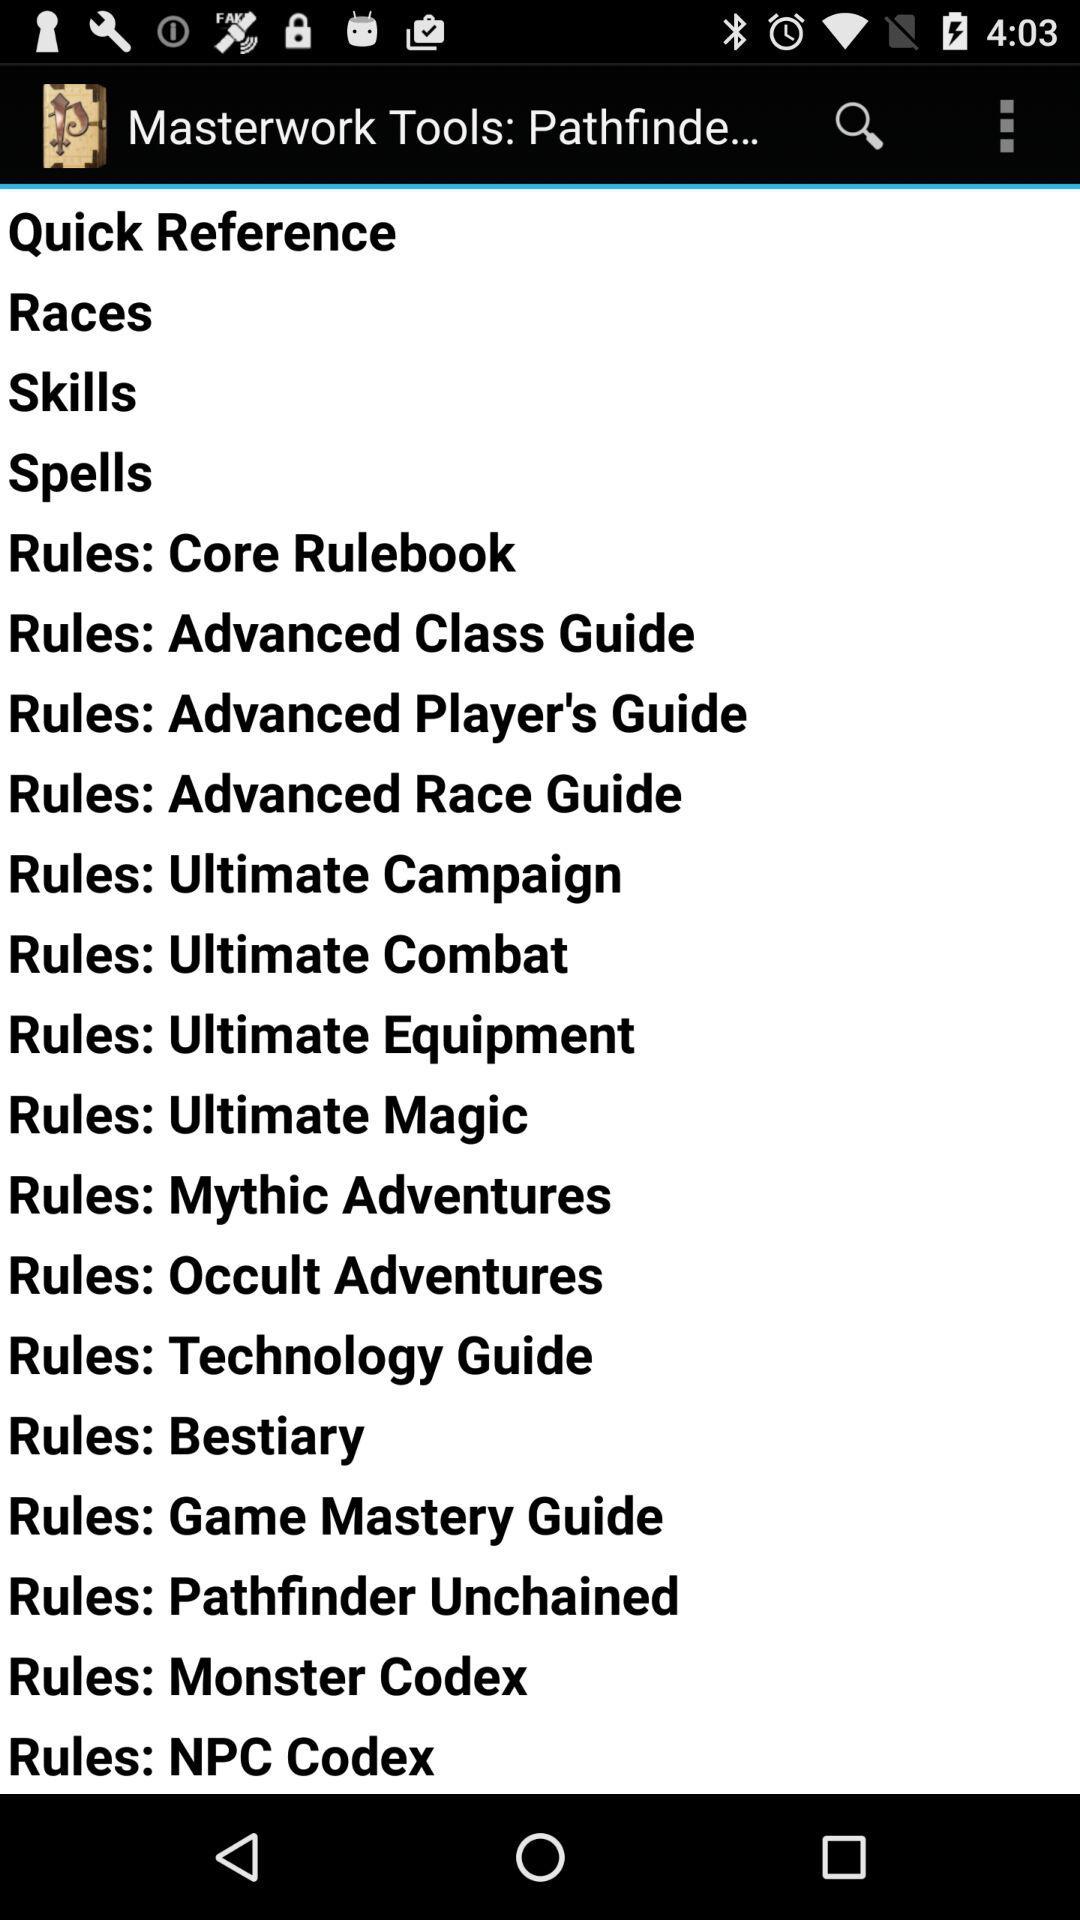 The height and width of the screenshot is (1920, 1080). Describe the element at coordinates (72, 124) in the screenshot. I see `top left corner image` at that location.